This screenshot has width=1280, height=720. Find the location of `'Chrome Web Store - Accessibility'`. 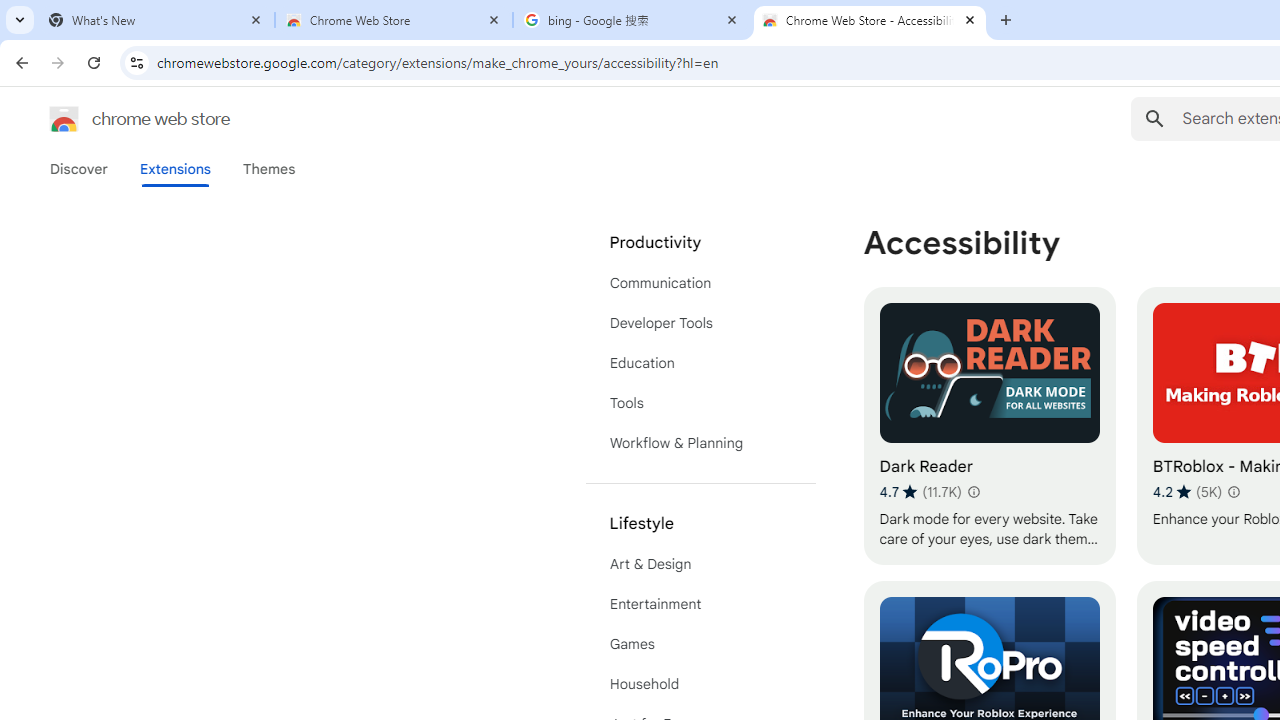

'Chrome Web Store - Accessibility' is located at coordinates (870, 20).